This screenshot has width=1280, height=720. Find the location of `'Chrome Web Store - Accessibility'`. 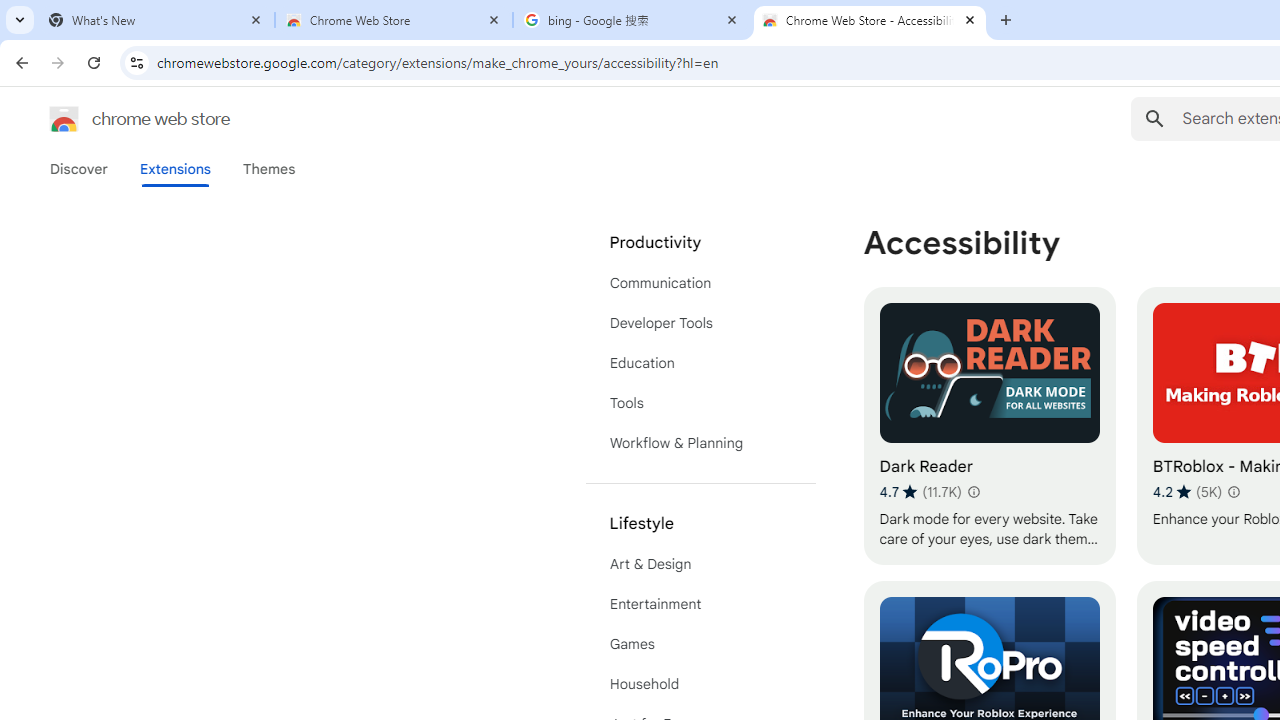

'Chrome Web Store - Accessibility' is located at coordinates (870, 20).